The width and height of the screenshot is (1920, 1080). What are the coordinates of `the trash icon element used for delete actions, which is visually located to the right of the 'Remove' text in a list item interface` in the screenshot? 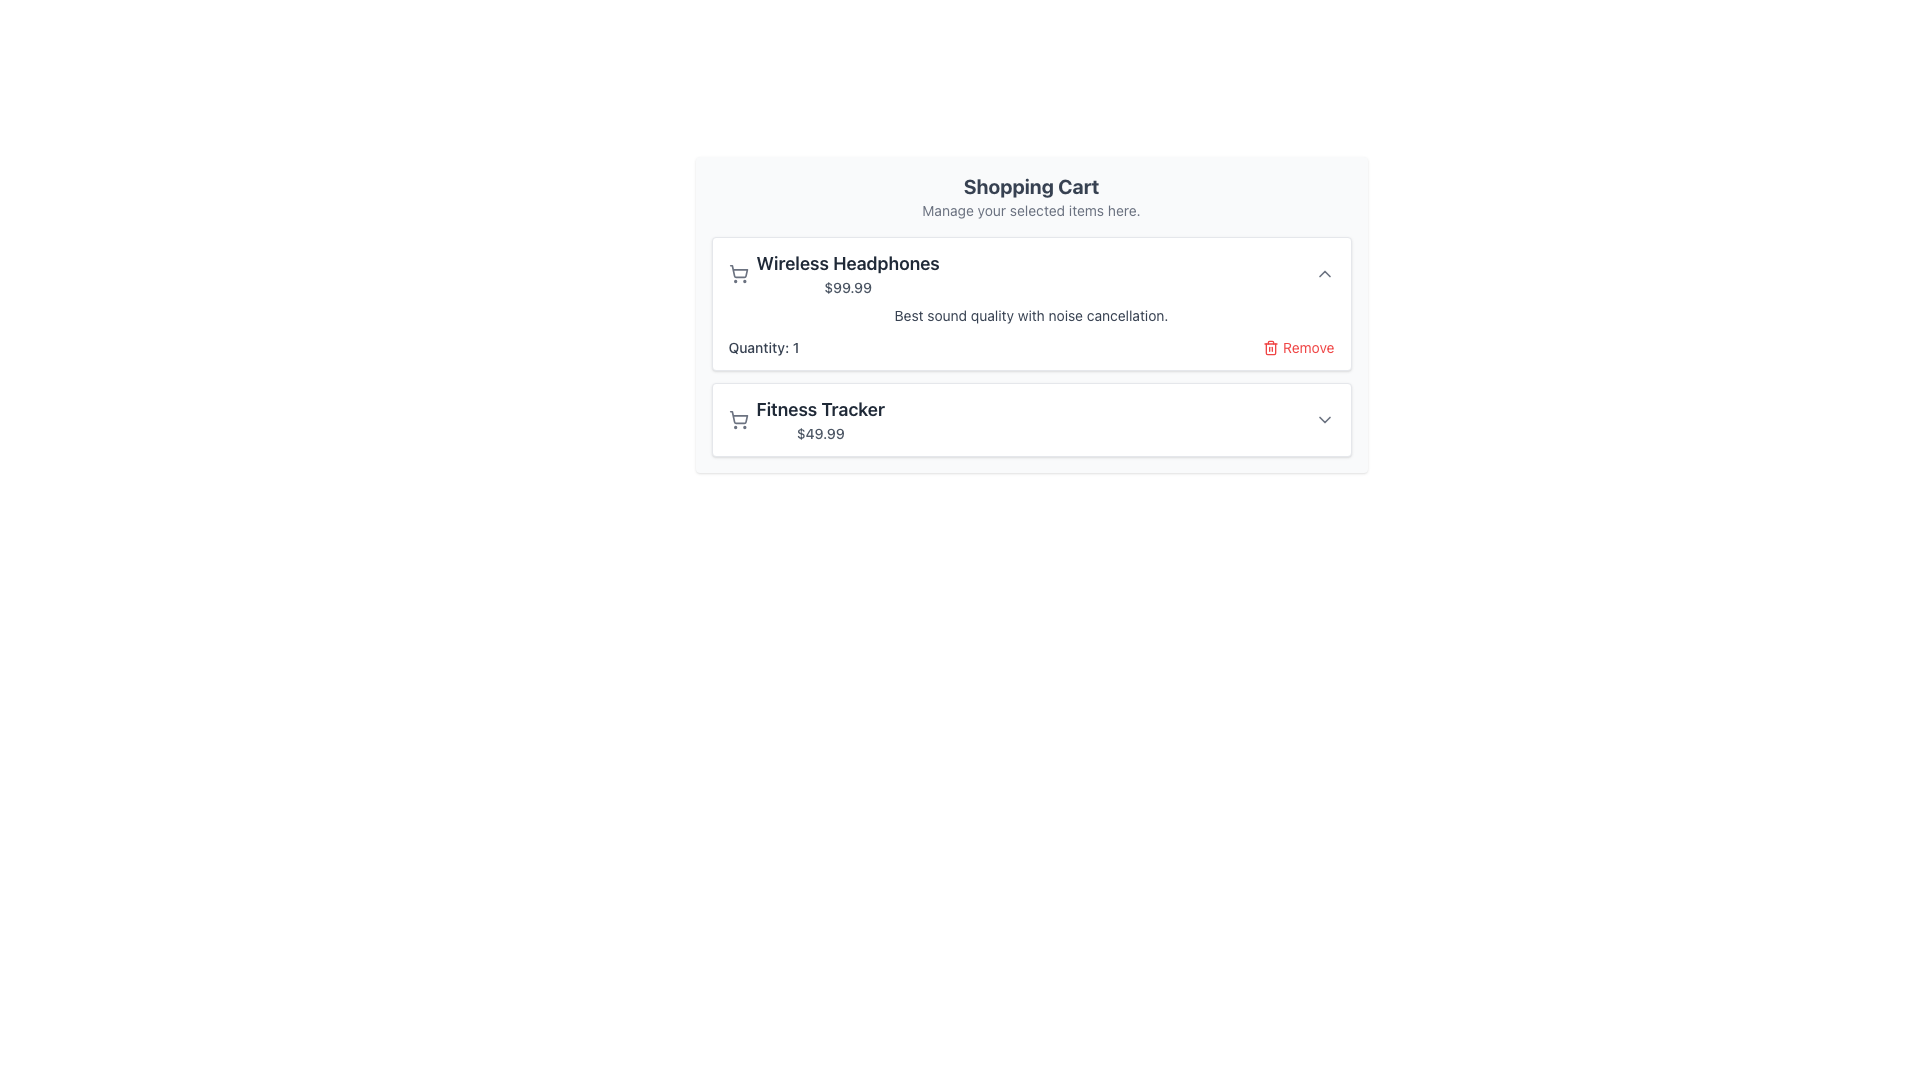 It's located at (1270, 348).